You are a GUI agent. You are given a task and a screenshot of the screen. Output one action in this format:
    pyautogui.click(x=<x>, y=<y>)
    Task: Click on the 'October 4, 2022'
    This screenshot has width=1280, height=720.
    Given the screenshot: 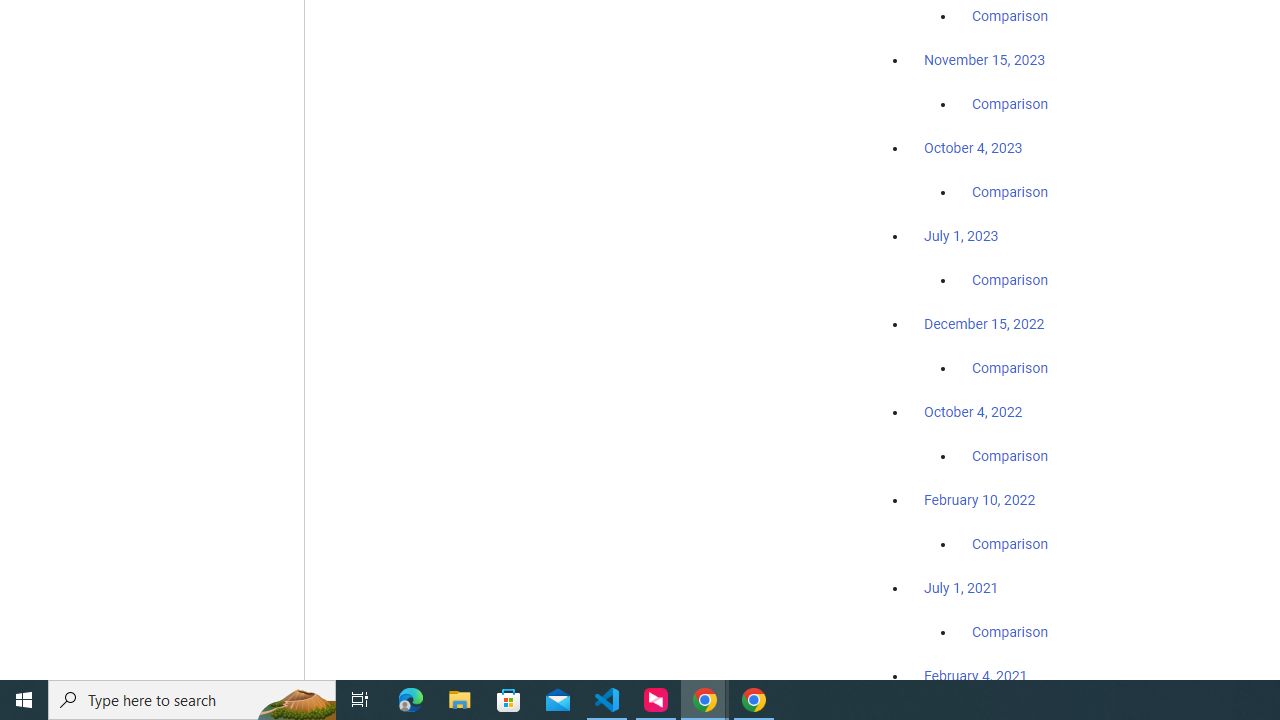 What is the action you would take?
    pyautogui.click(x=973, y=411)
    